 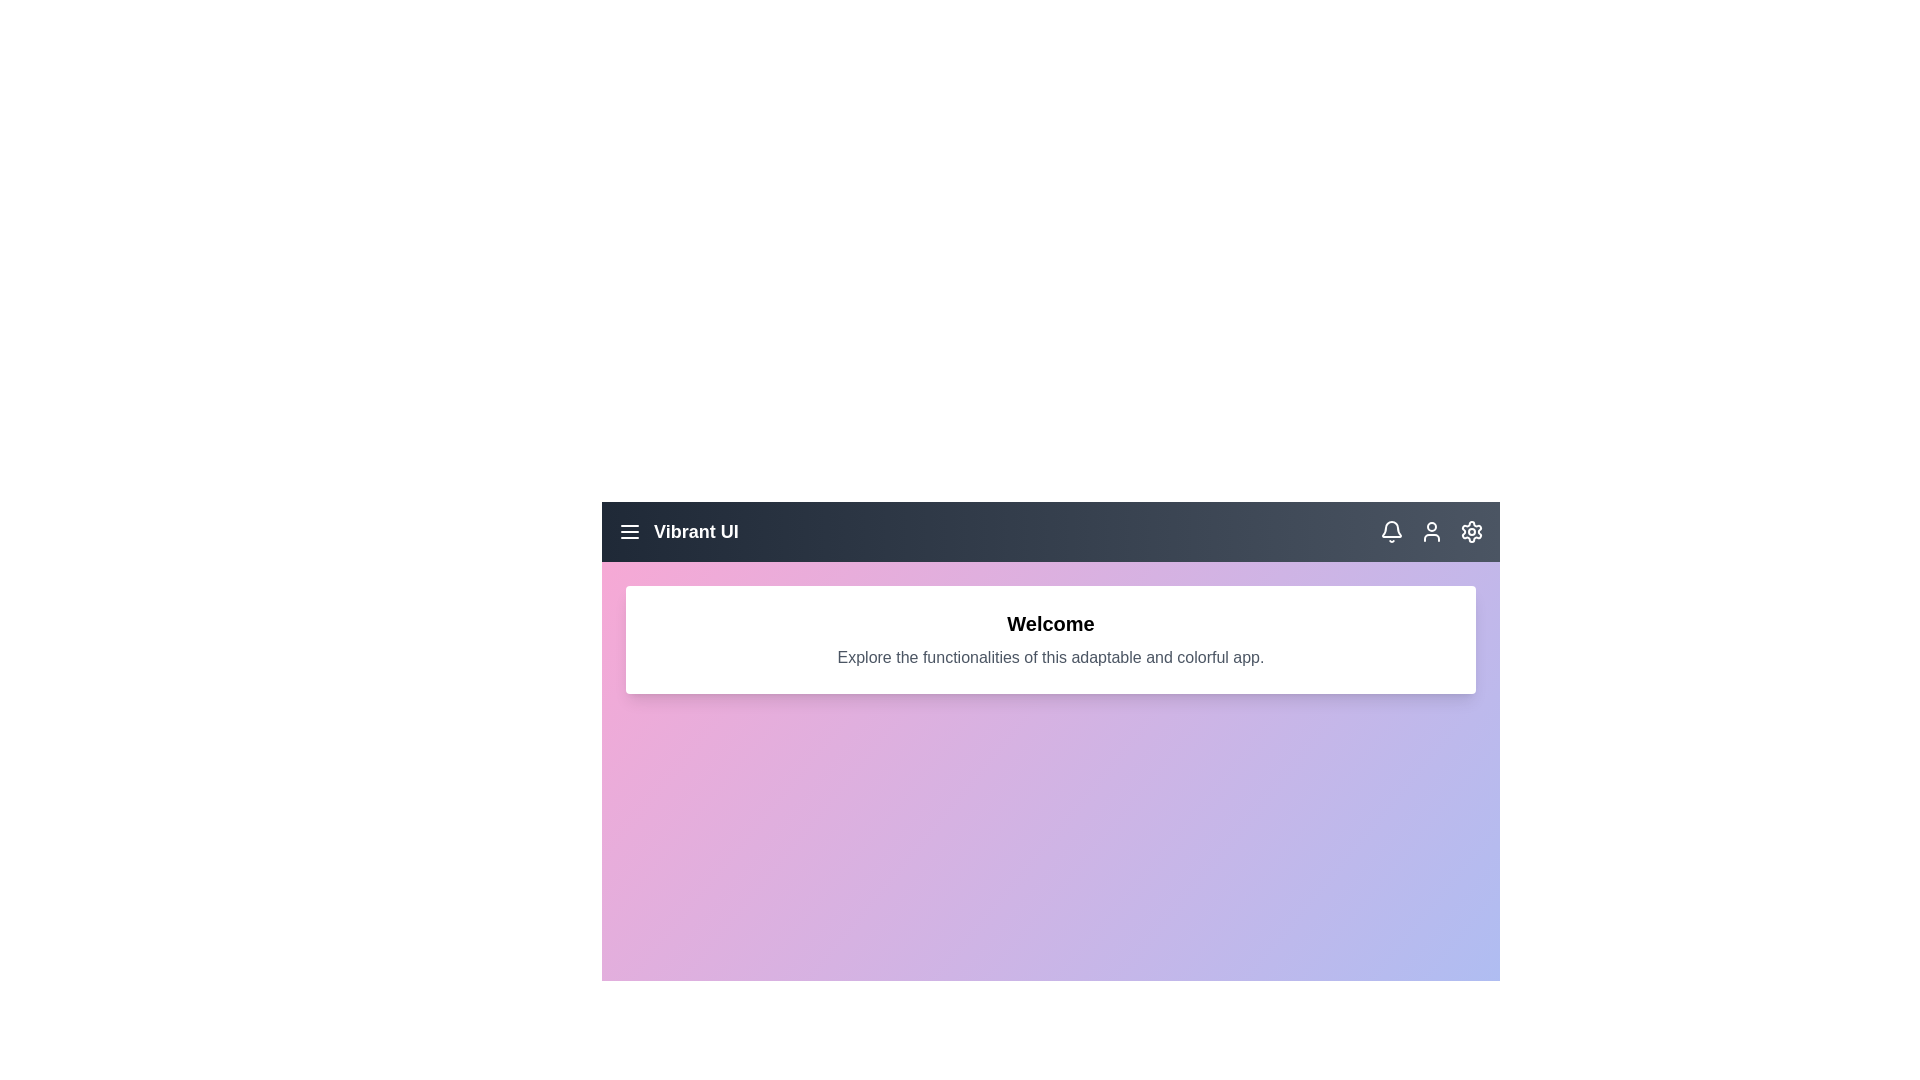 I want to click on the user account icon in the app bar, so click(x=1430, y=531).